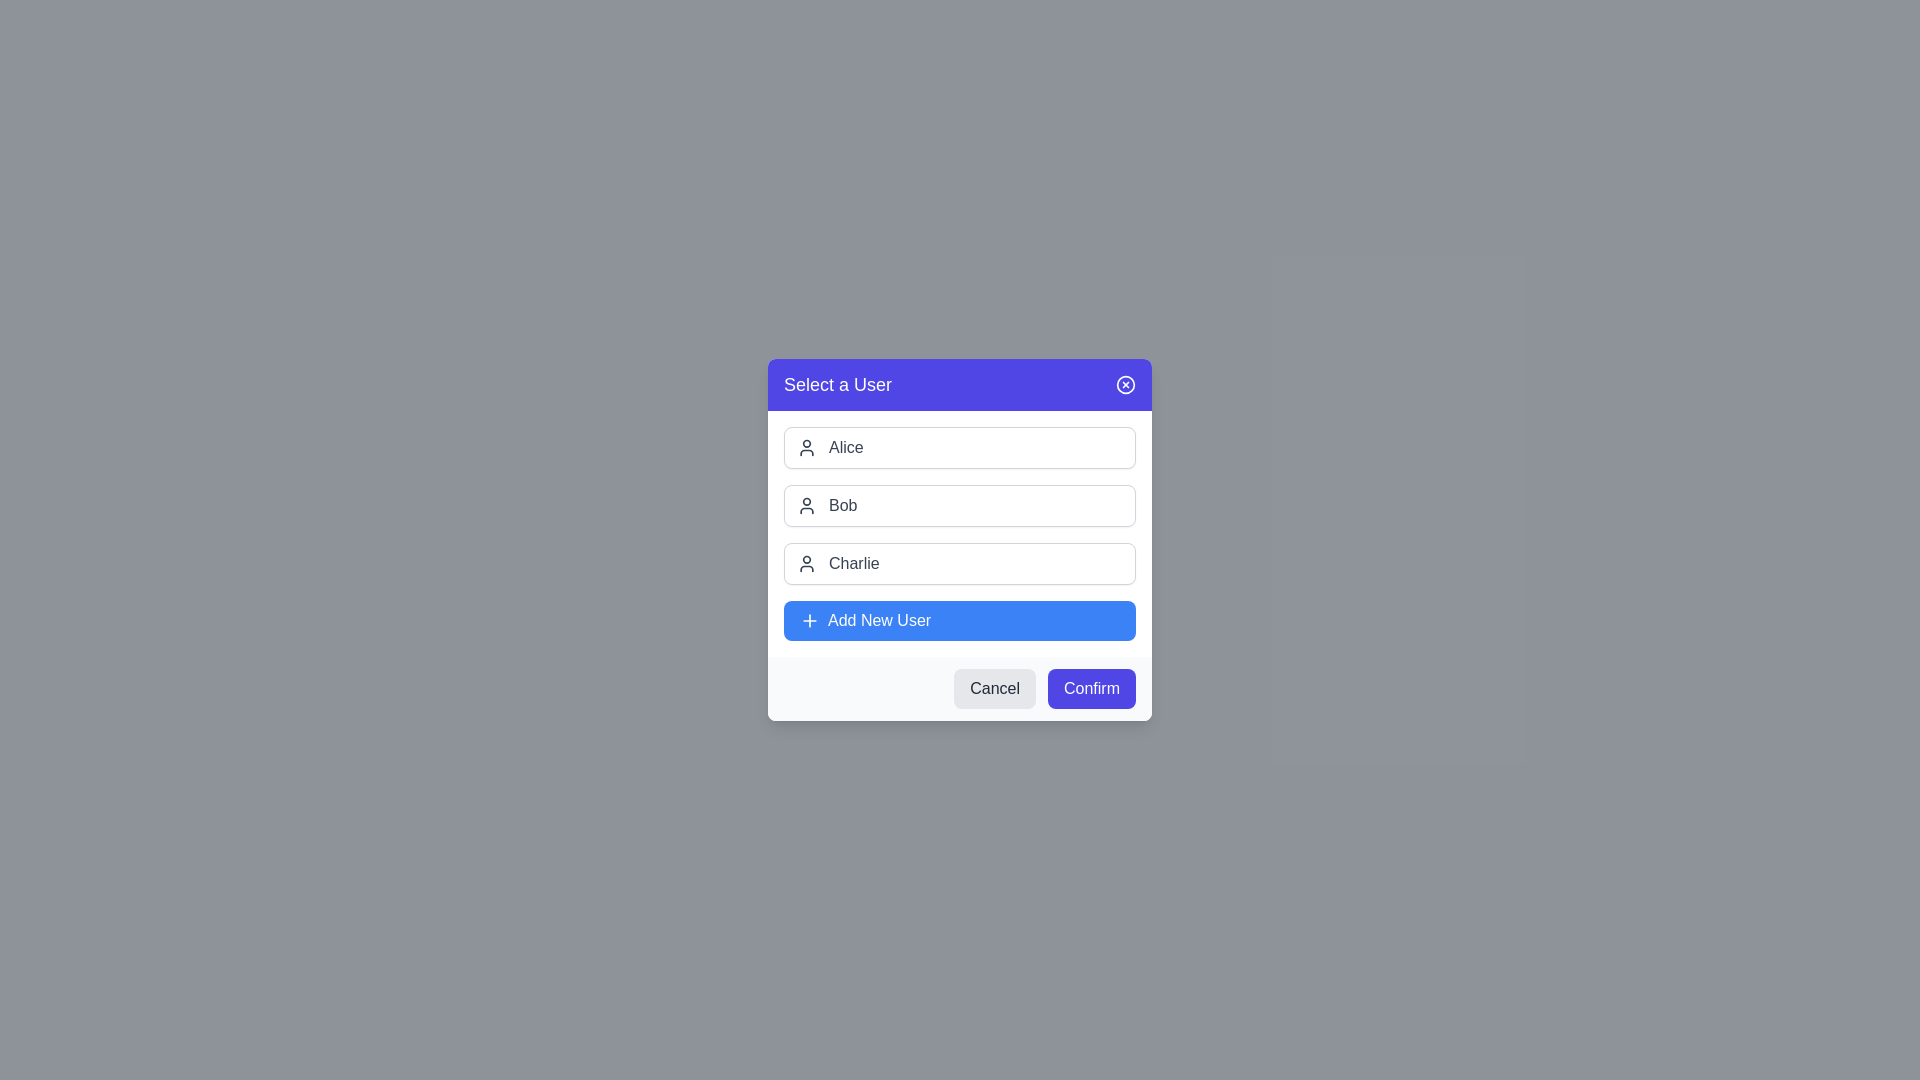 The width and height of the screenshot is (1920, 1080). Describe the element at coordinates (995, 688) in the screenshot. I see `the 'Cancel' button located at the bottom-right corner of the modal dialog box` at that location.